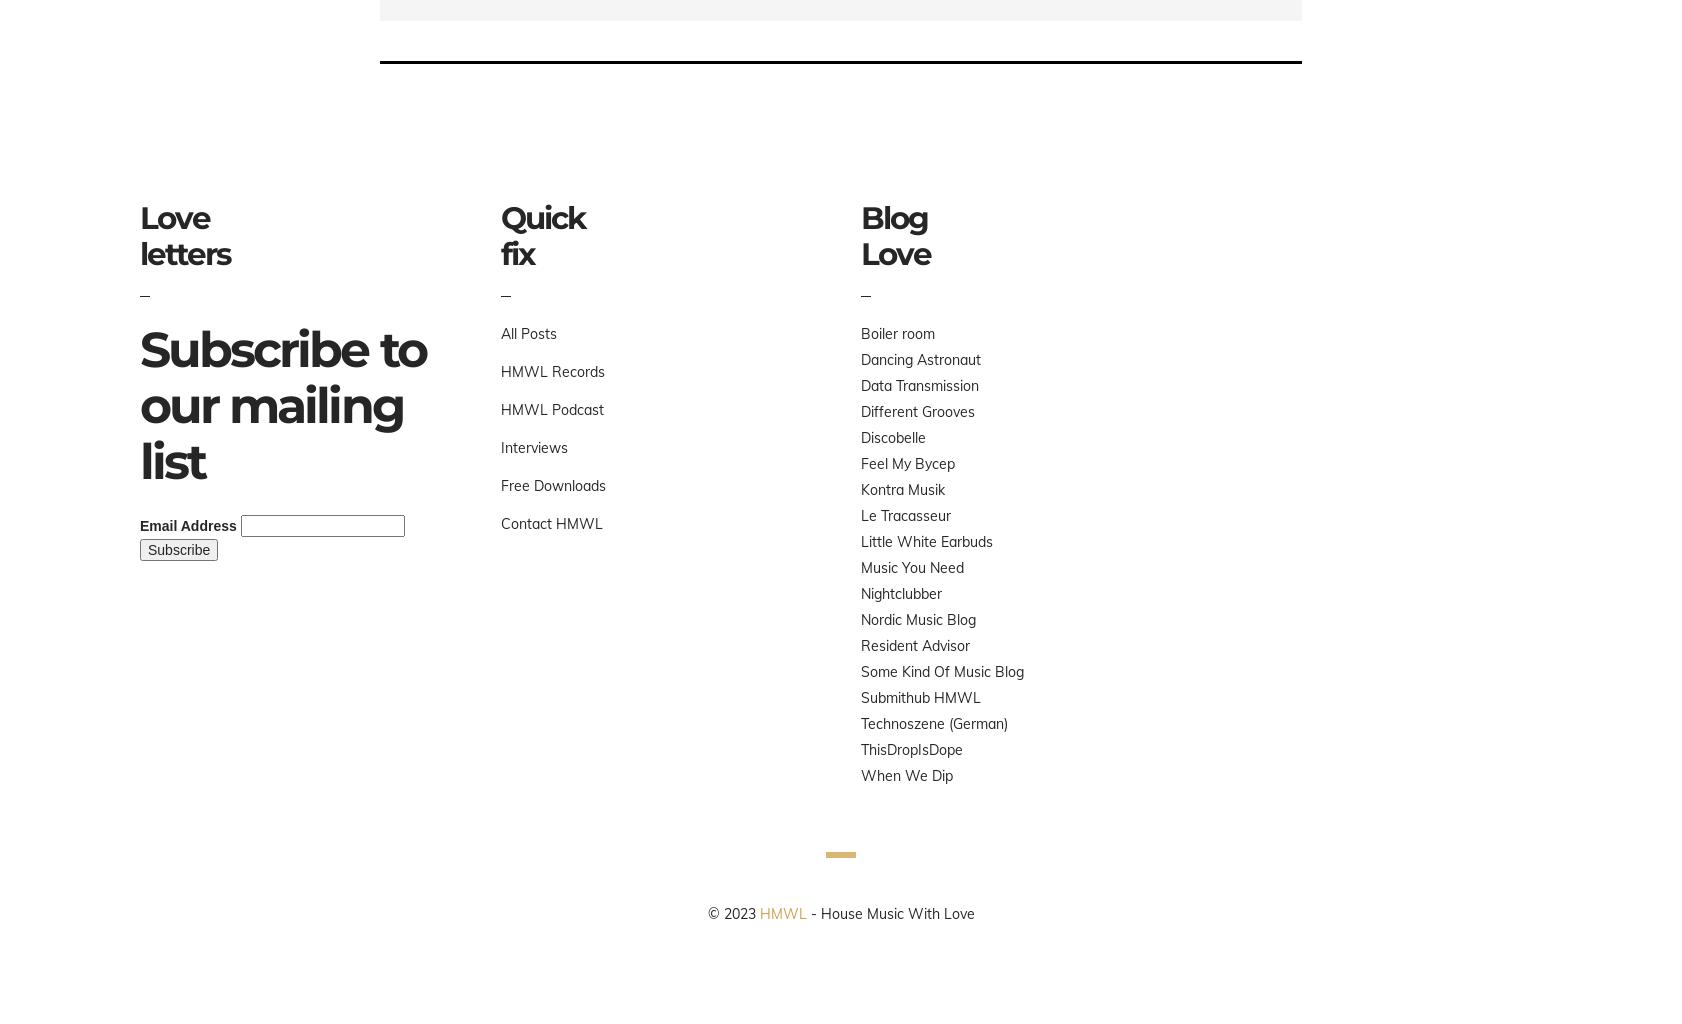  What do you see at coordinates (888, 913) in the screenshot?
I see `'- House Music With Love'` at bounding box center [888, 913].